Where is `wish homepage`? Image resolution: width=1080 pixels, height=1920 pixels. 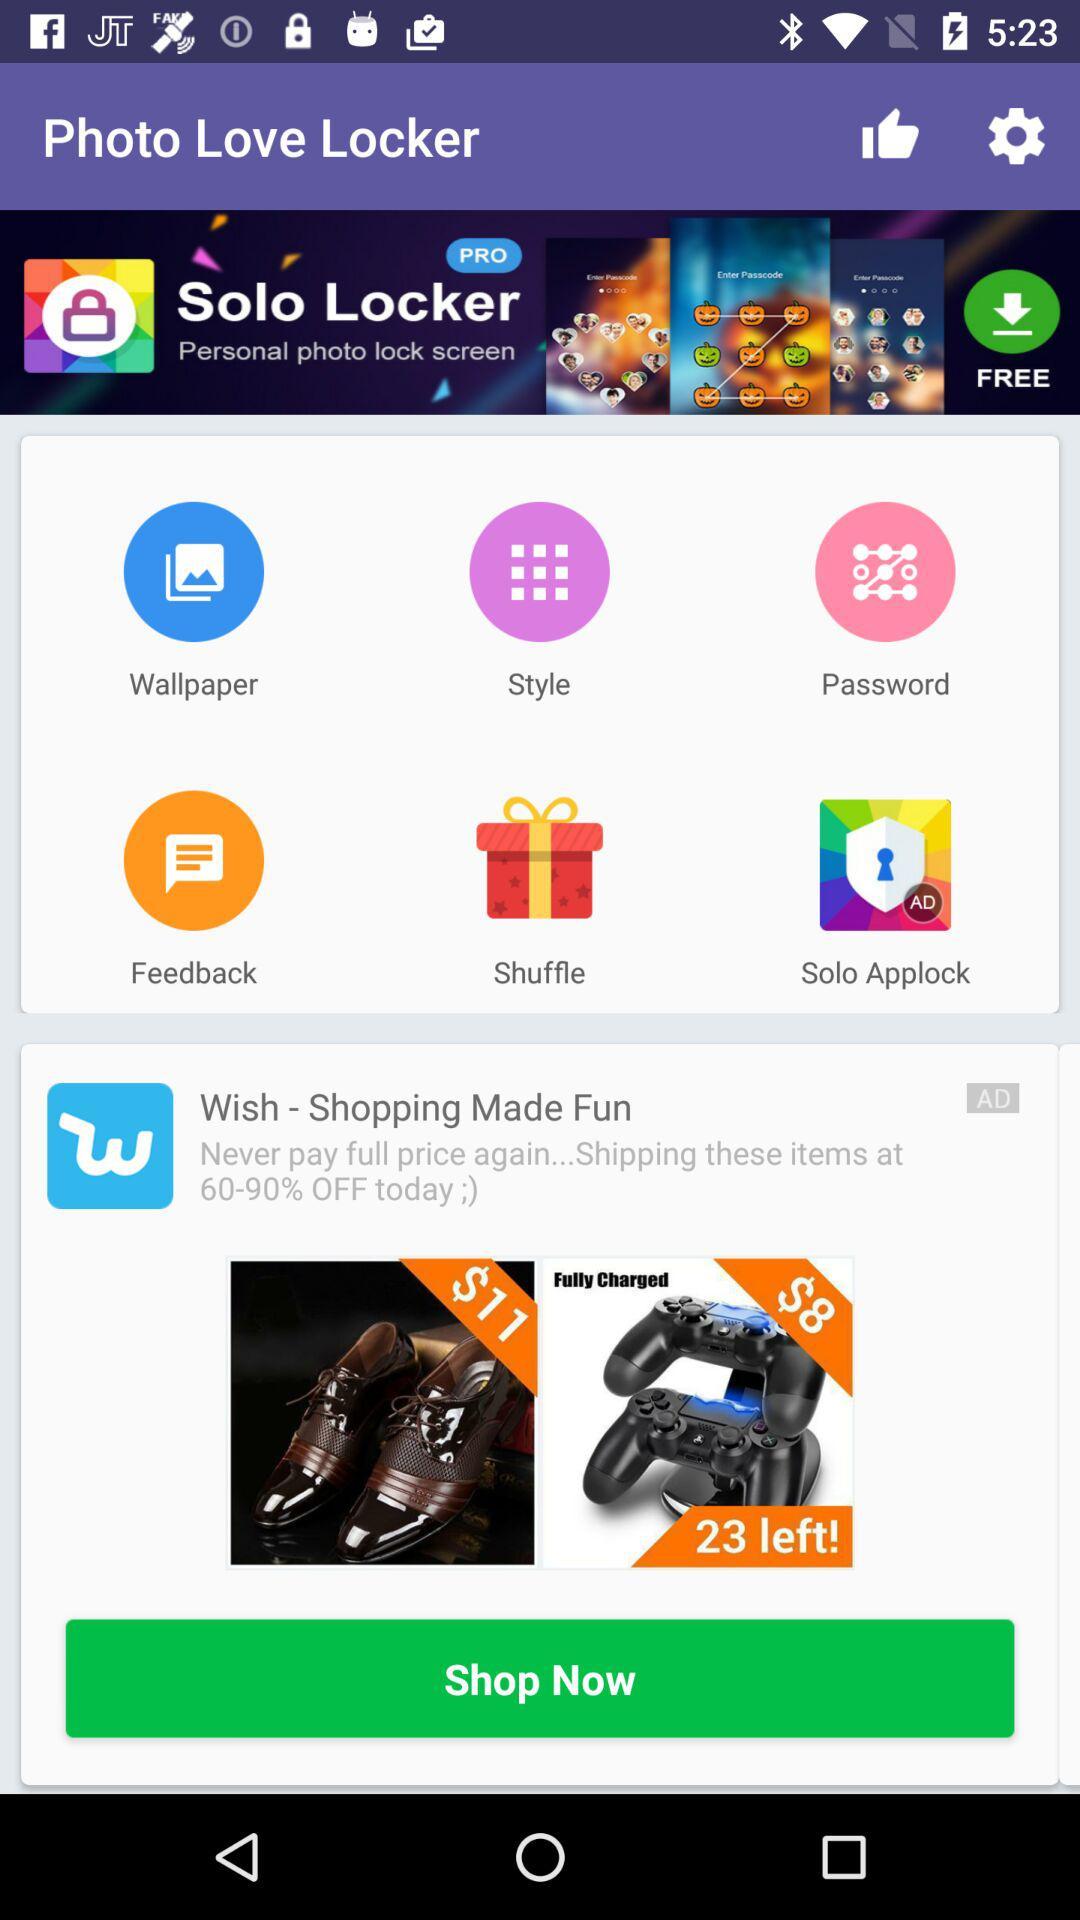 wish homepage is located at coordinates (110, 1146).